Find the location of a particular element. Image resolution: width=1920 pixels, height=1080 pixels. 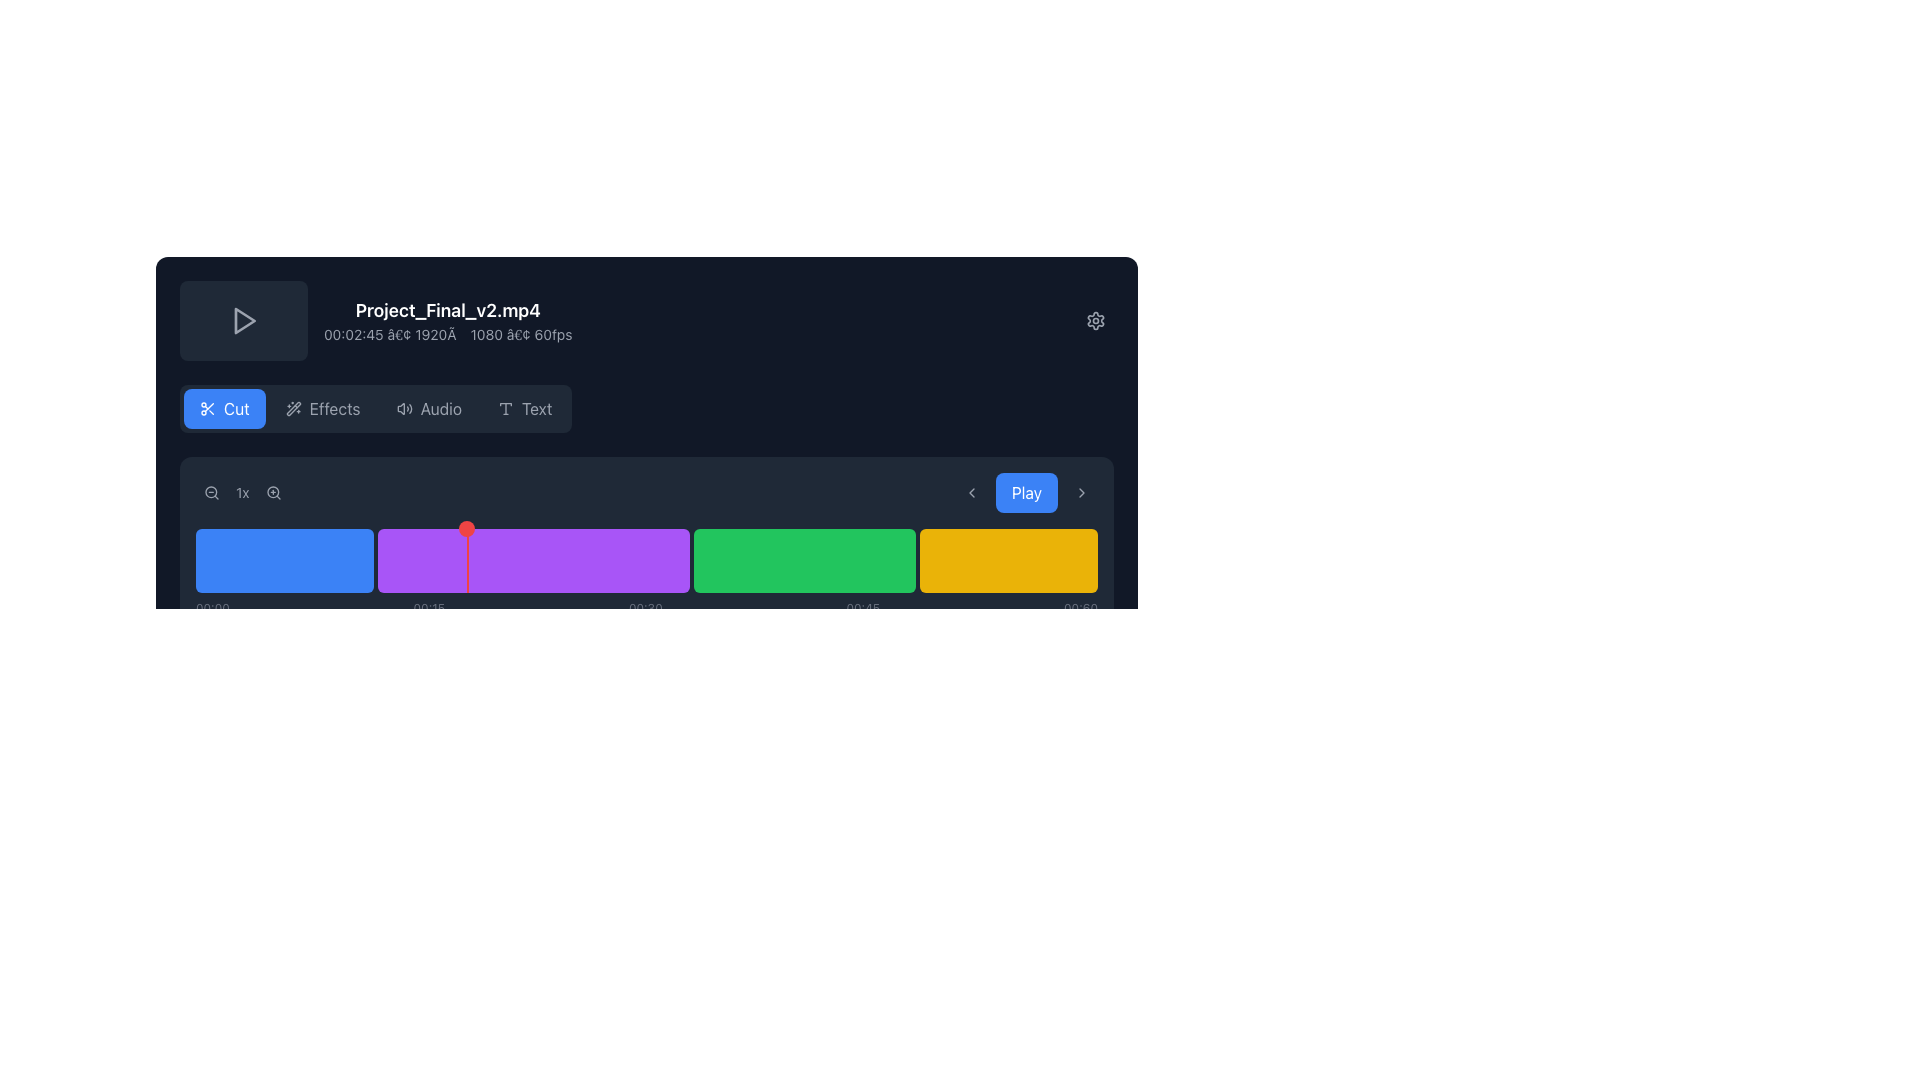

the circular magnifying glass icon with a minus symbol inside is located at coordinates (211, 493).